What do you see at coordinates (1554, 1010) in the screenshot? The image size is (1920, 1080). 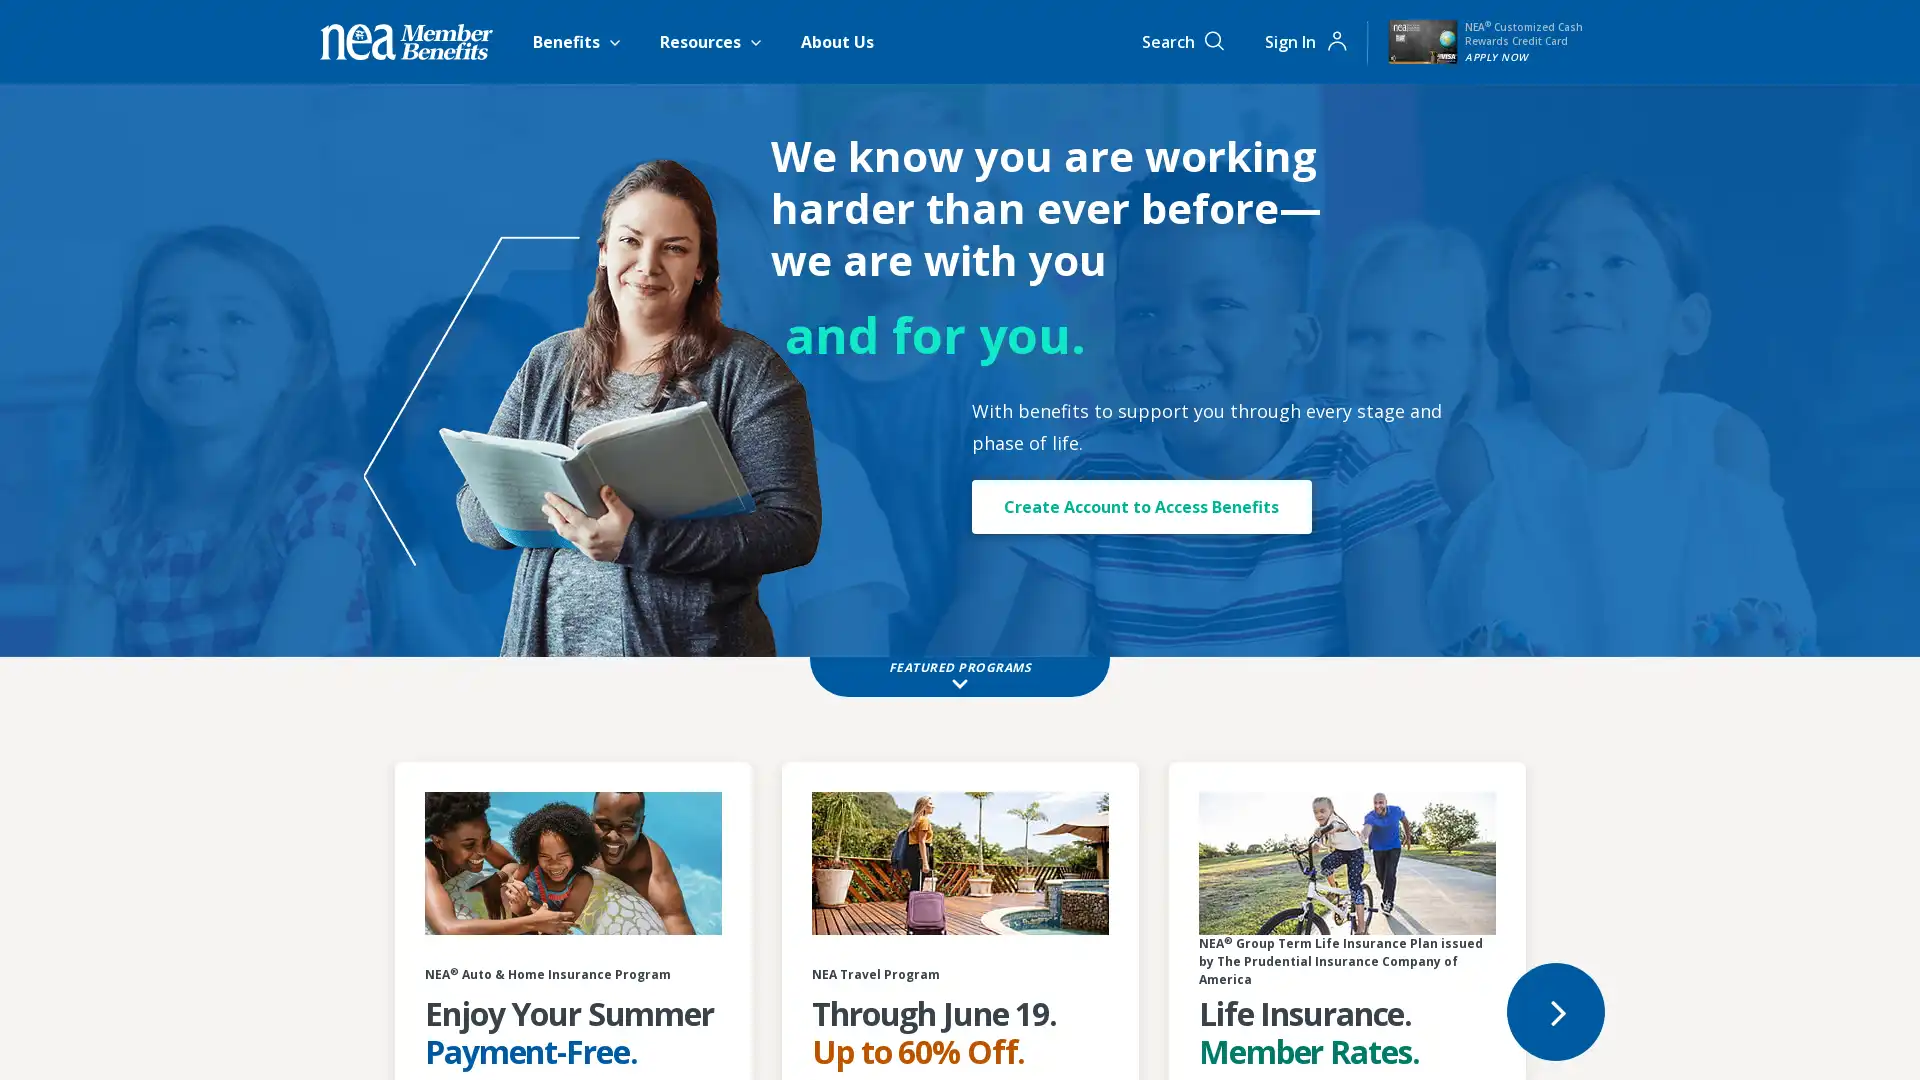 I see `Next` at bounding box center [1554, 1010].